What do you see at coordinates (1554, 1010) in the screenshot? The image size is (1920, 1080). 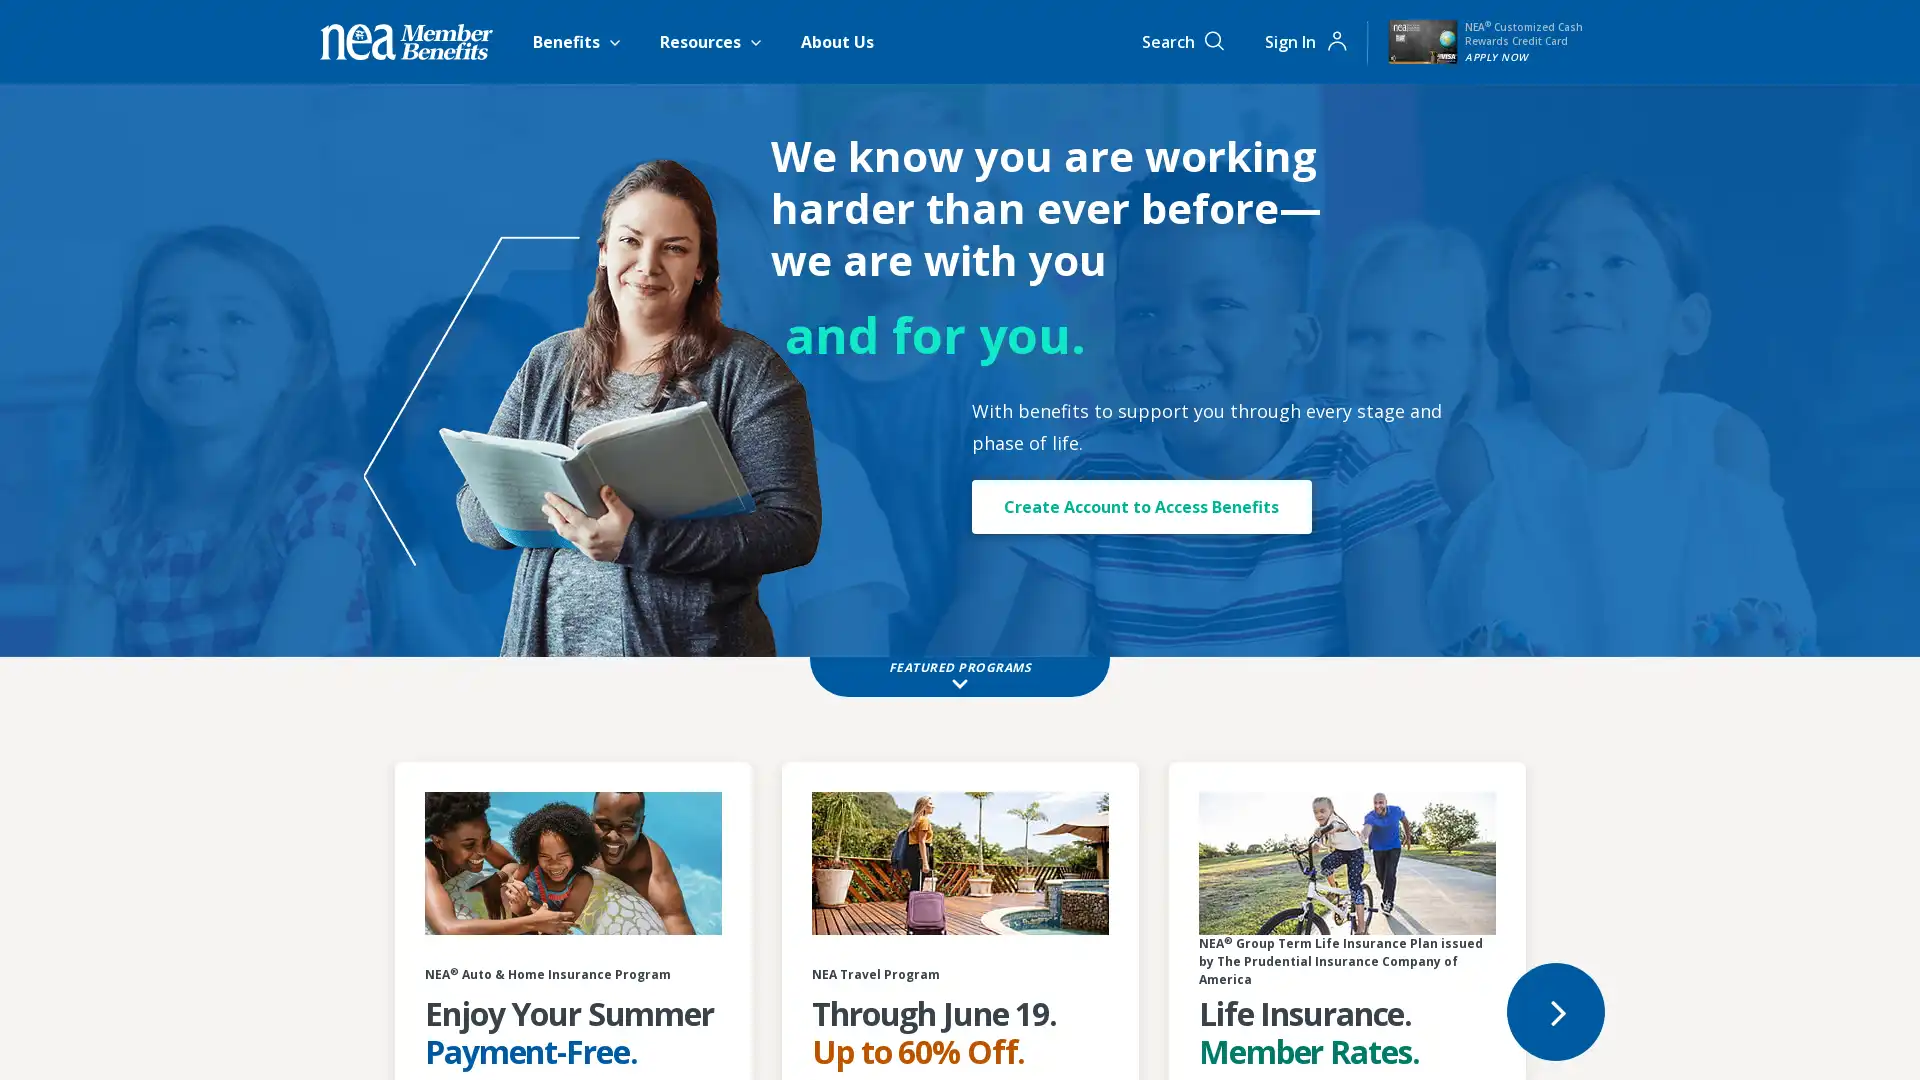 I see `Next` at bounding box center [1554, 1010].